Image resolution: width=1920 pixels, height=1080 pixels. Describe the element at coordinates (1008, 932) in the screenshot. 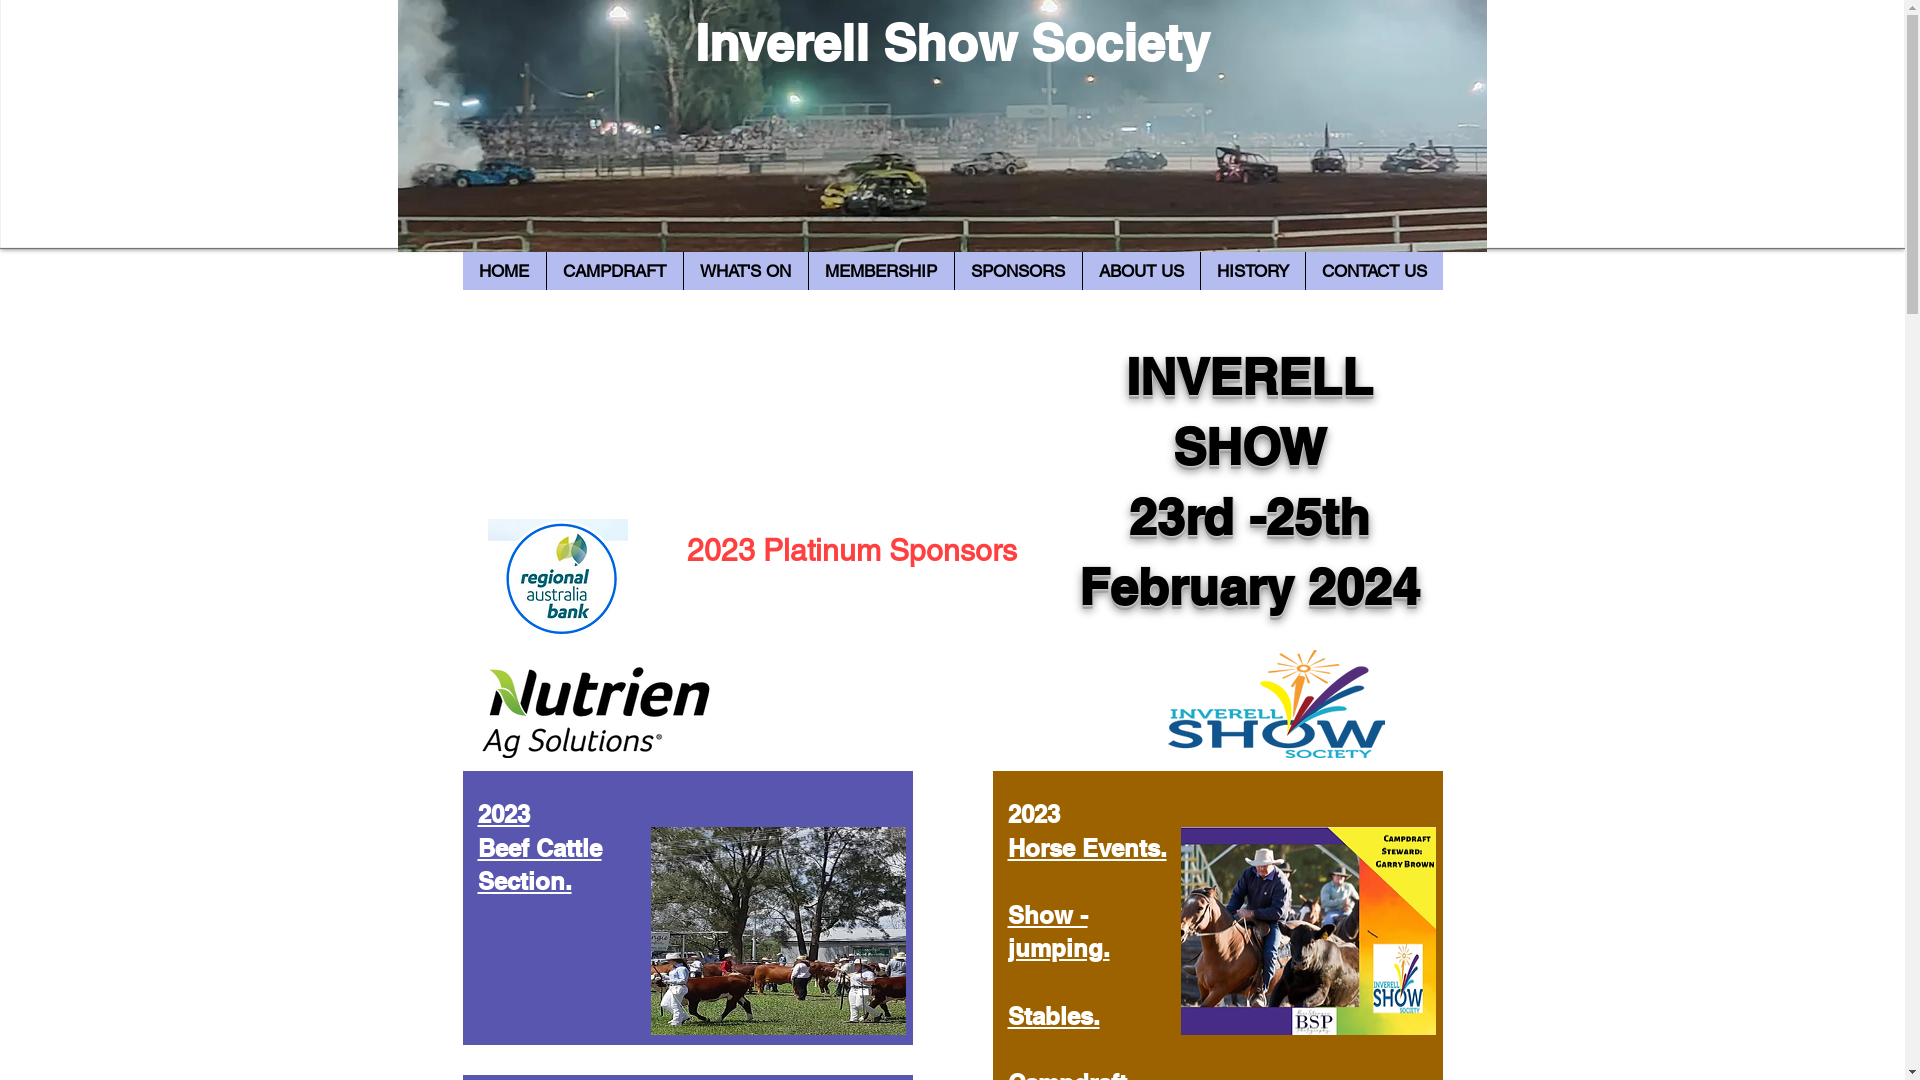

I see `'Show -` at that location.